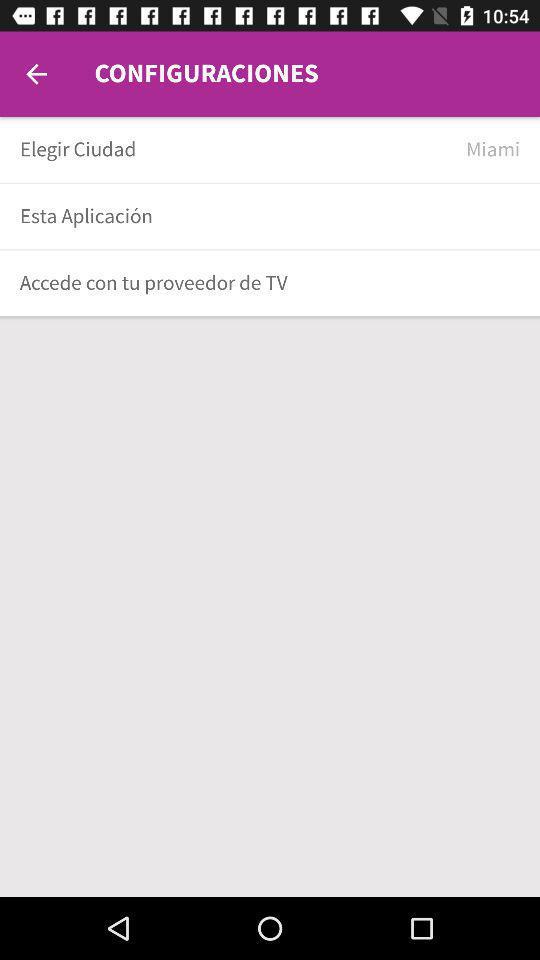 The width and height of the screenshot is (540, 960). What do you see at coordinates (36, 74) in the screenshot?
I see `the icon to the left of the configuraciones` at bounding box center [36, 74].